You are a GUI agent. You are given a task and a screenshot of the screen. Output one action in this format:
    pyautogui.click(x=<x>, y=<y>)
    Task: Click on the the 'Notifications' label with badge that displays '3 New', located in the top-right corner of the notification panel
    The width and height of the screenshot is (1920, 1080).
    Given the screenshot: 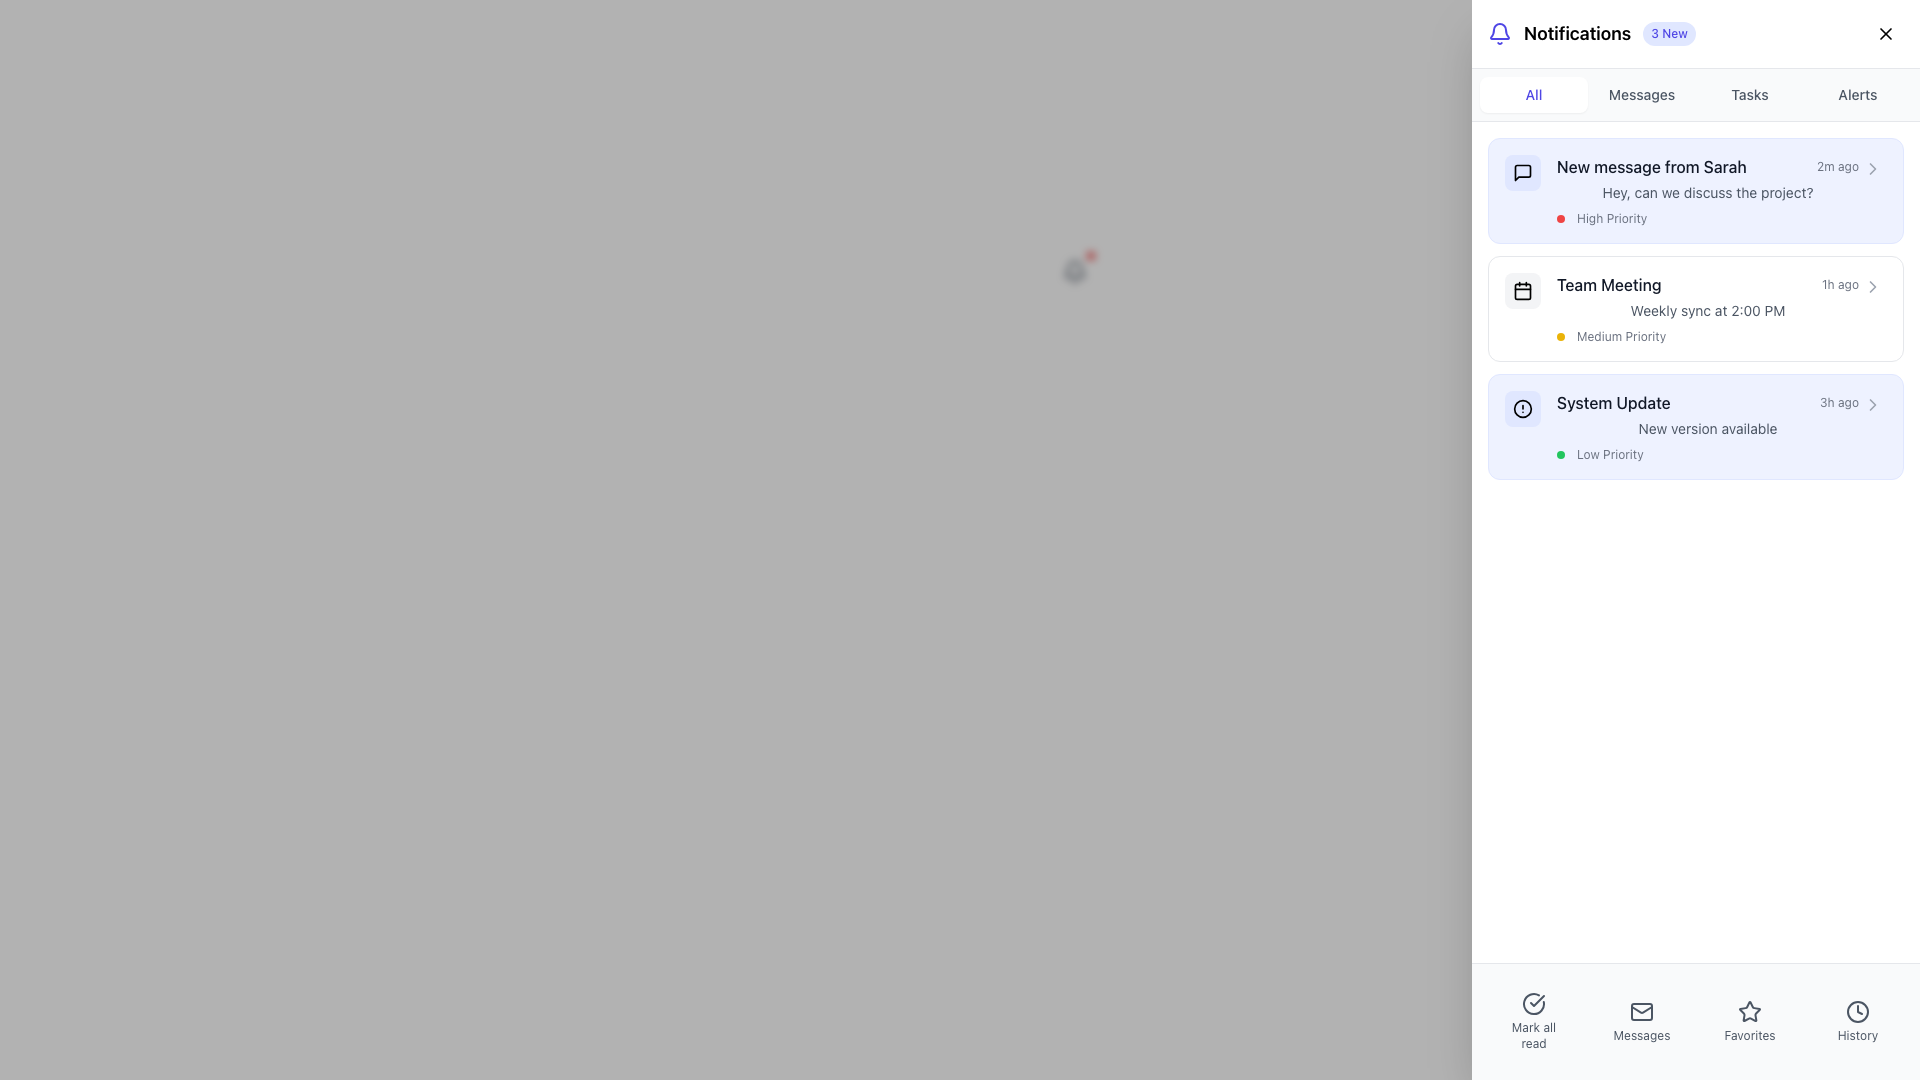 What is the action you would take?
    pyautogui.click(x=1590, y=34)
    